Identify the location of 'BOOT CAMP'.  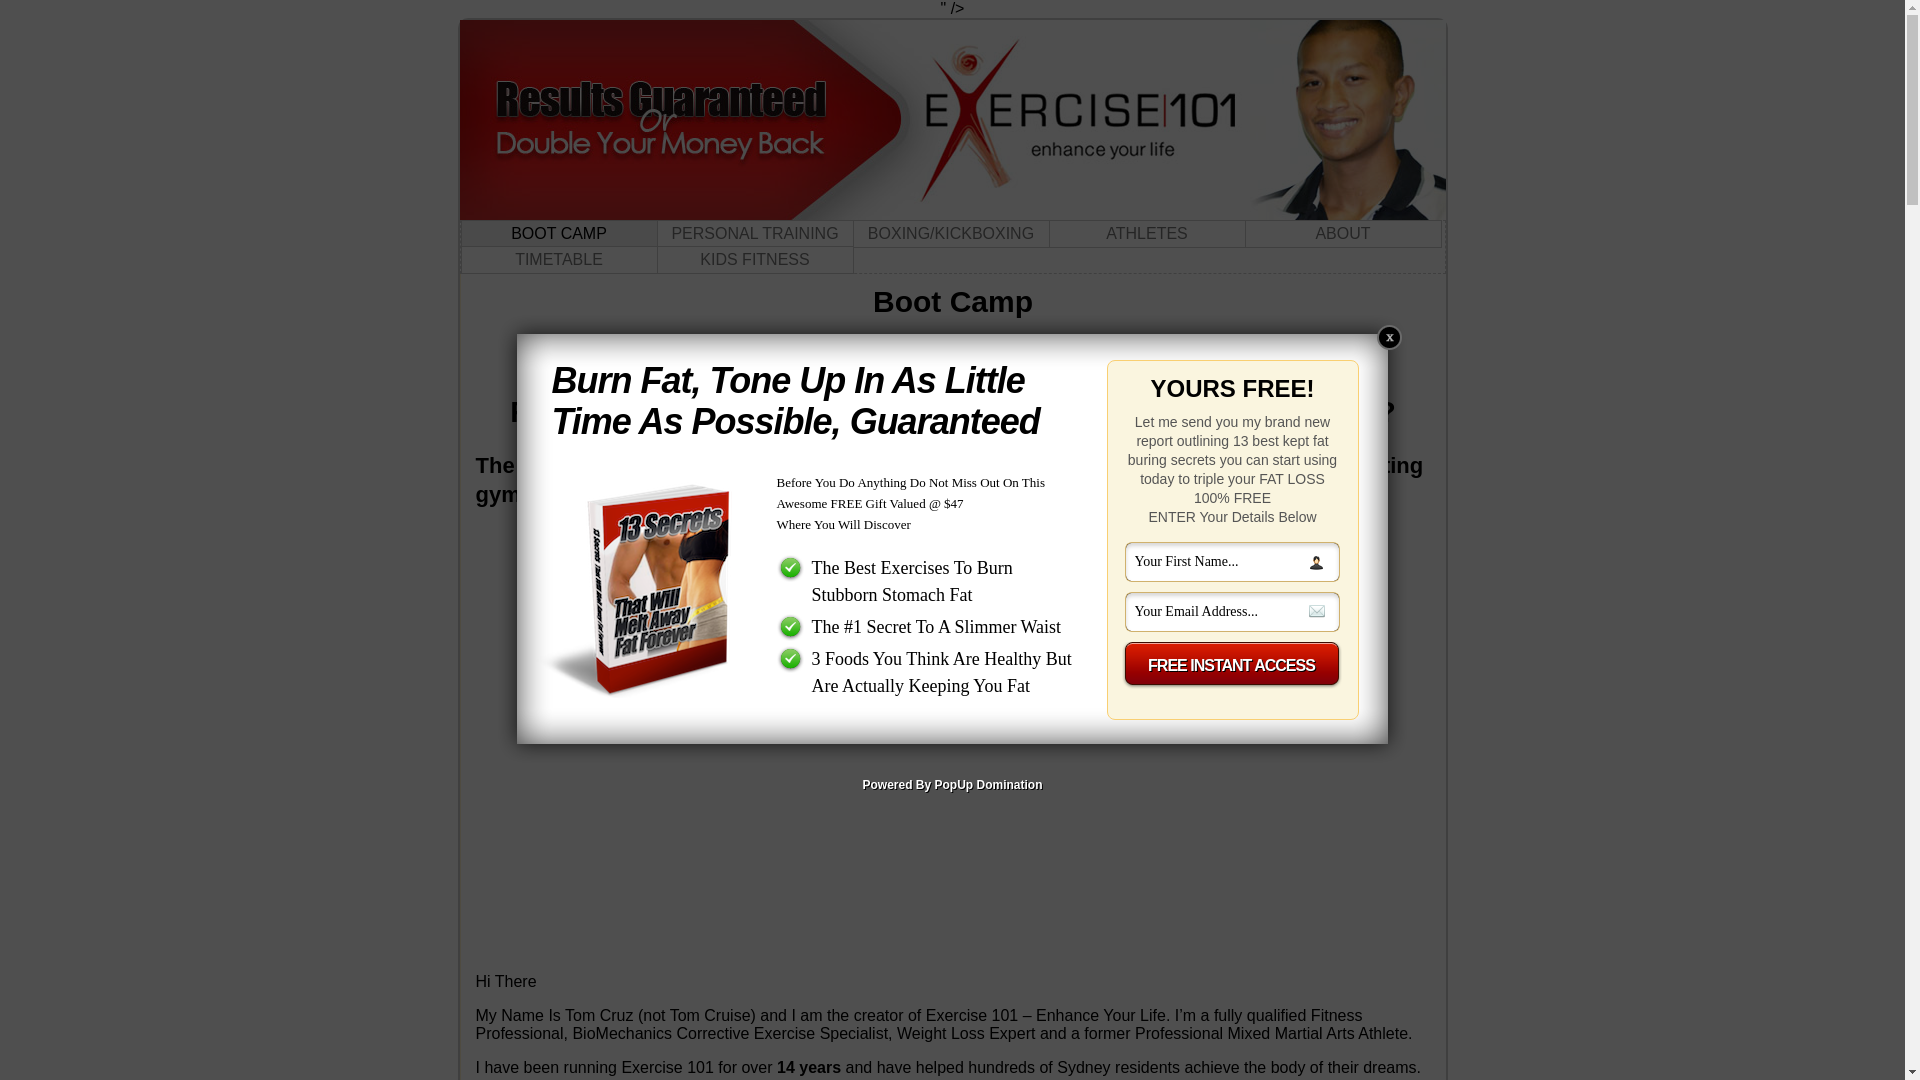
(459, 233).